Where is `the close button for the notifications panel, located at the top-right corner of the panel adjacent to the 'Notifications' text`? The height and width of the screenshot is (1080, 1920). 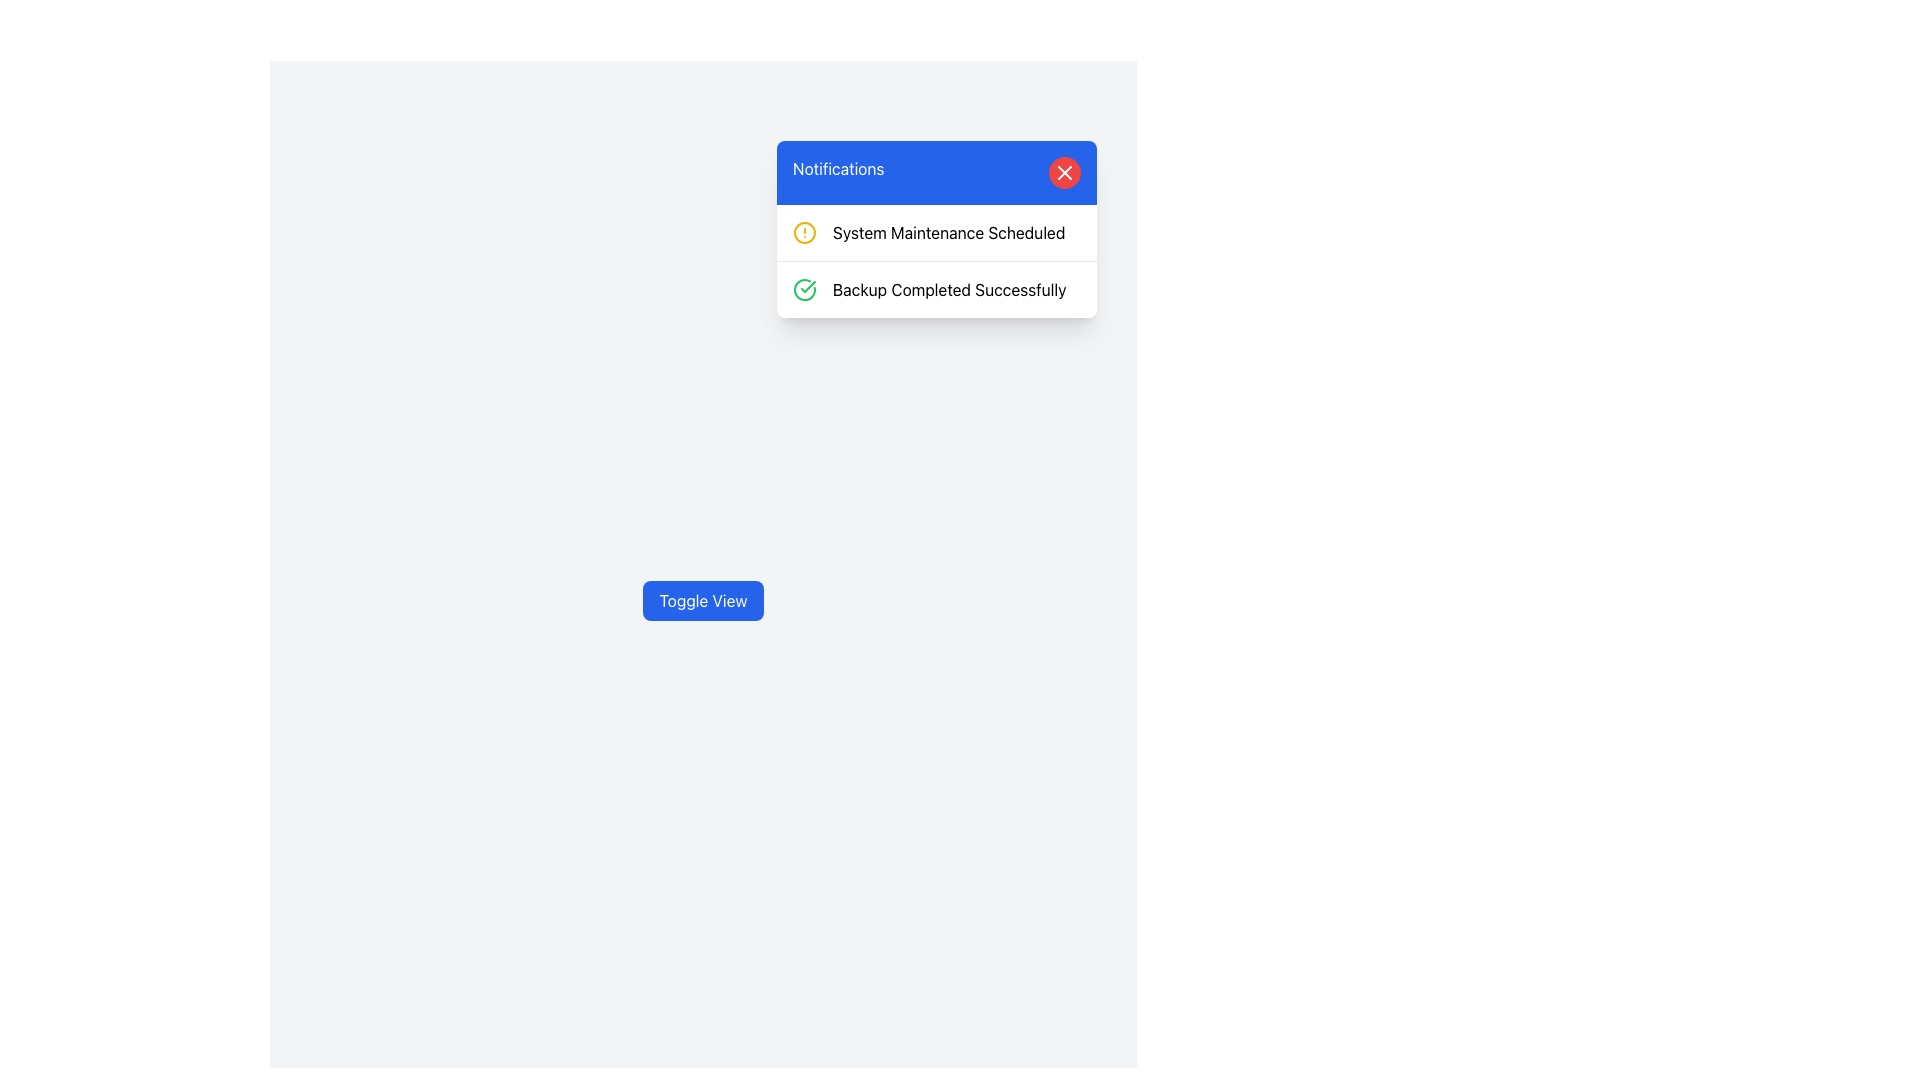 the close button for the notifications panel, located at the top-right corner of the panel adjacent to the 'Notifications' text is located at coordinates (1064, 172).